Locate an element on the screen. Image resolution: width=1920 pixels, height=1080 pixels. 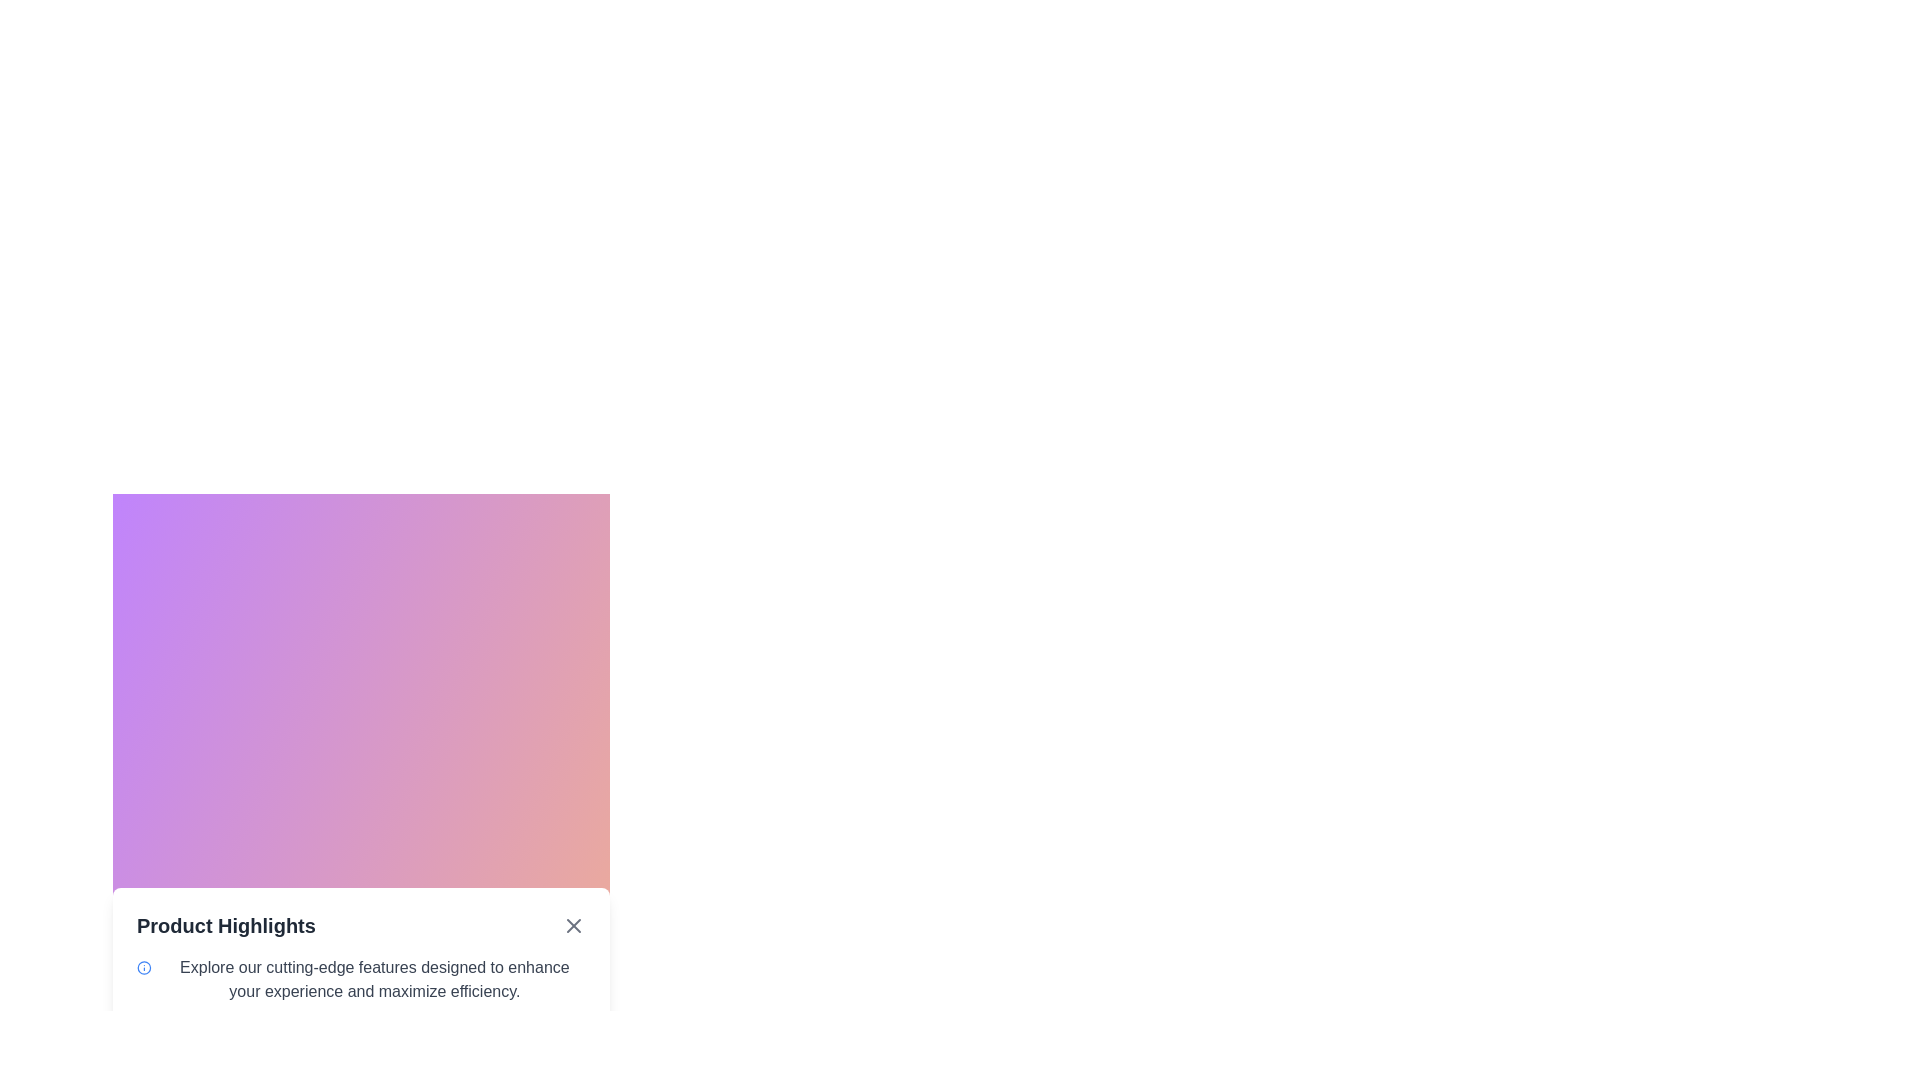
the informational icon located to the left of the descriptive text 'Explore our cutting-edge features designed to enhance your experience and maximize efficiency' is located at coordinates (143, 967).